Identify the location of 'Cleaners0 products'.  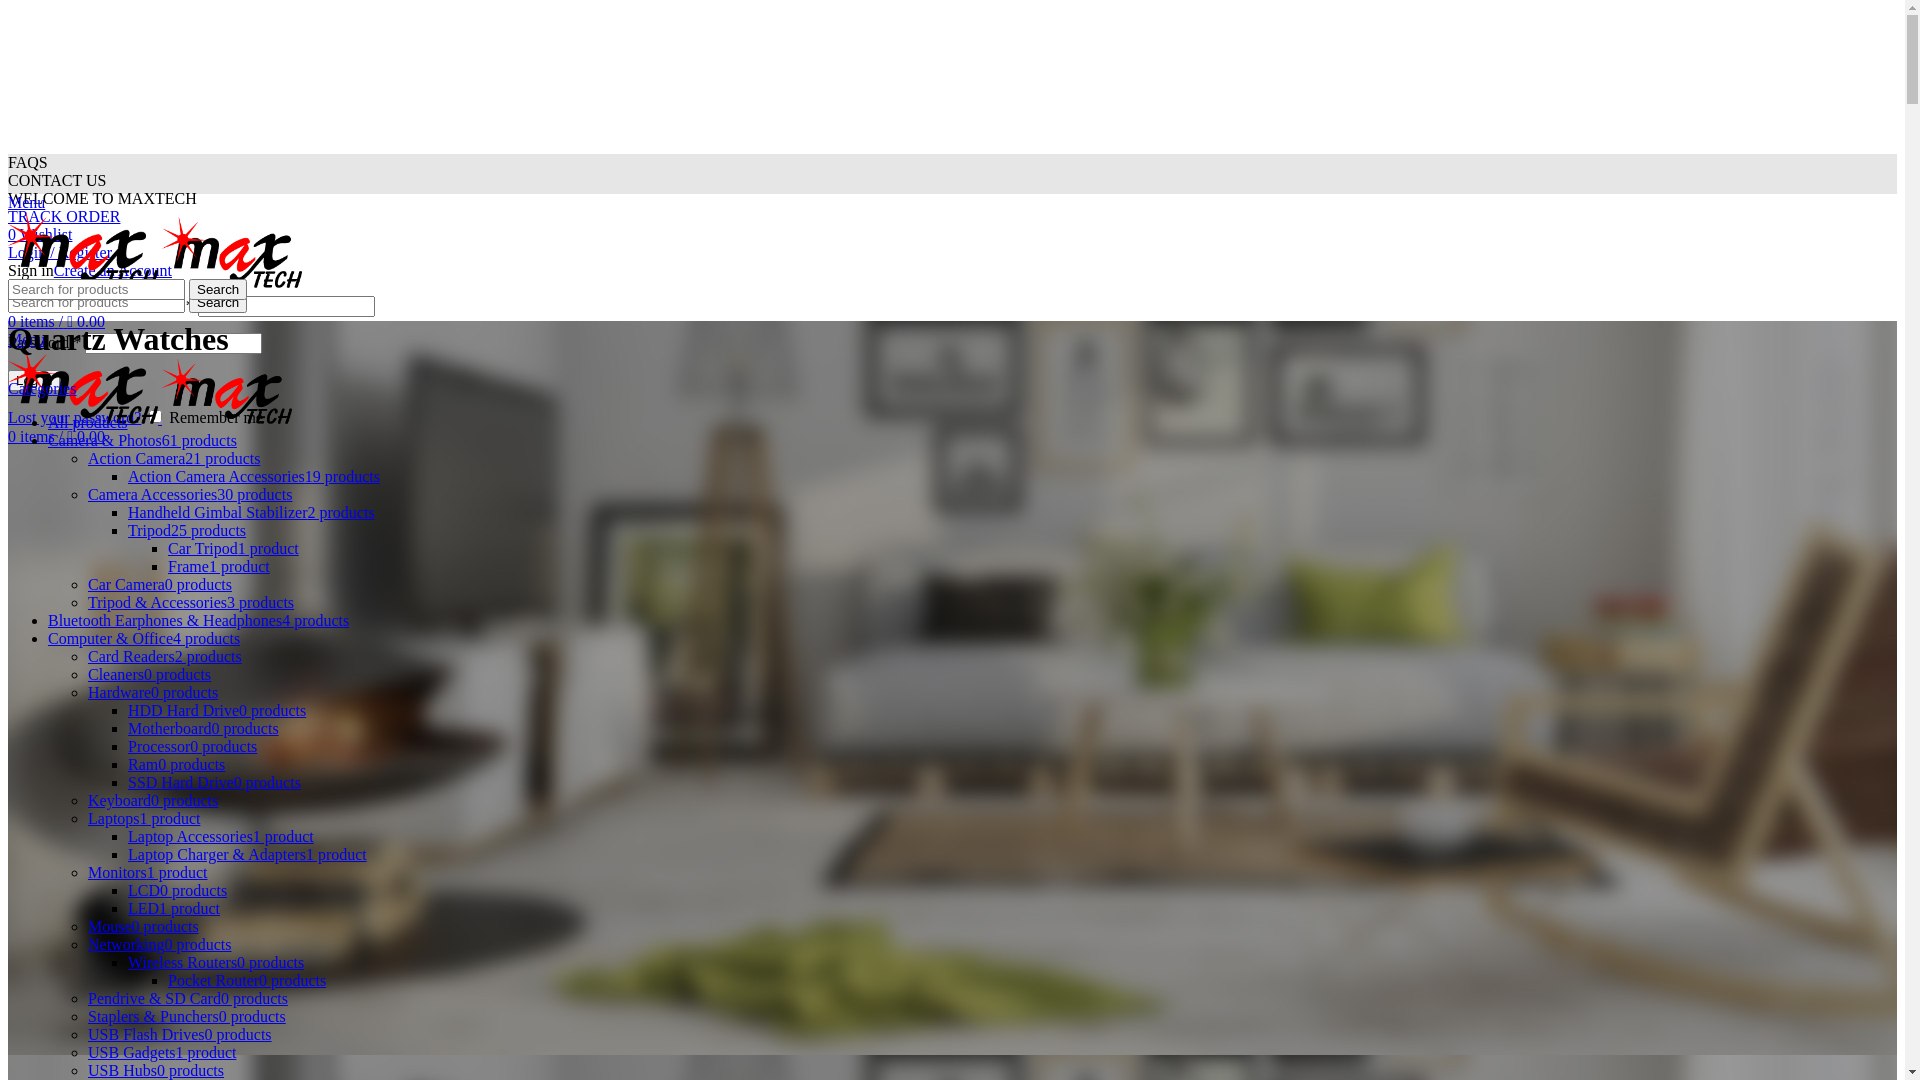
(148, 674).